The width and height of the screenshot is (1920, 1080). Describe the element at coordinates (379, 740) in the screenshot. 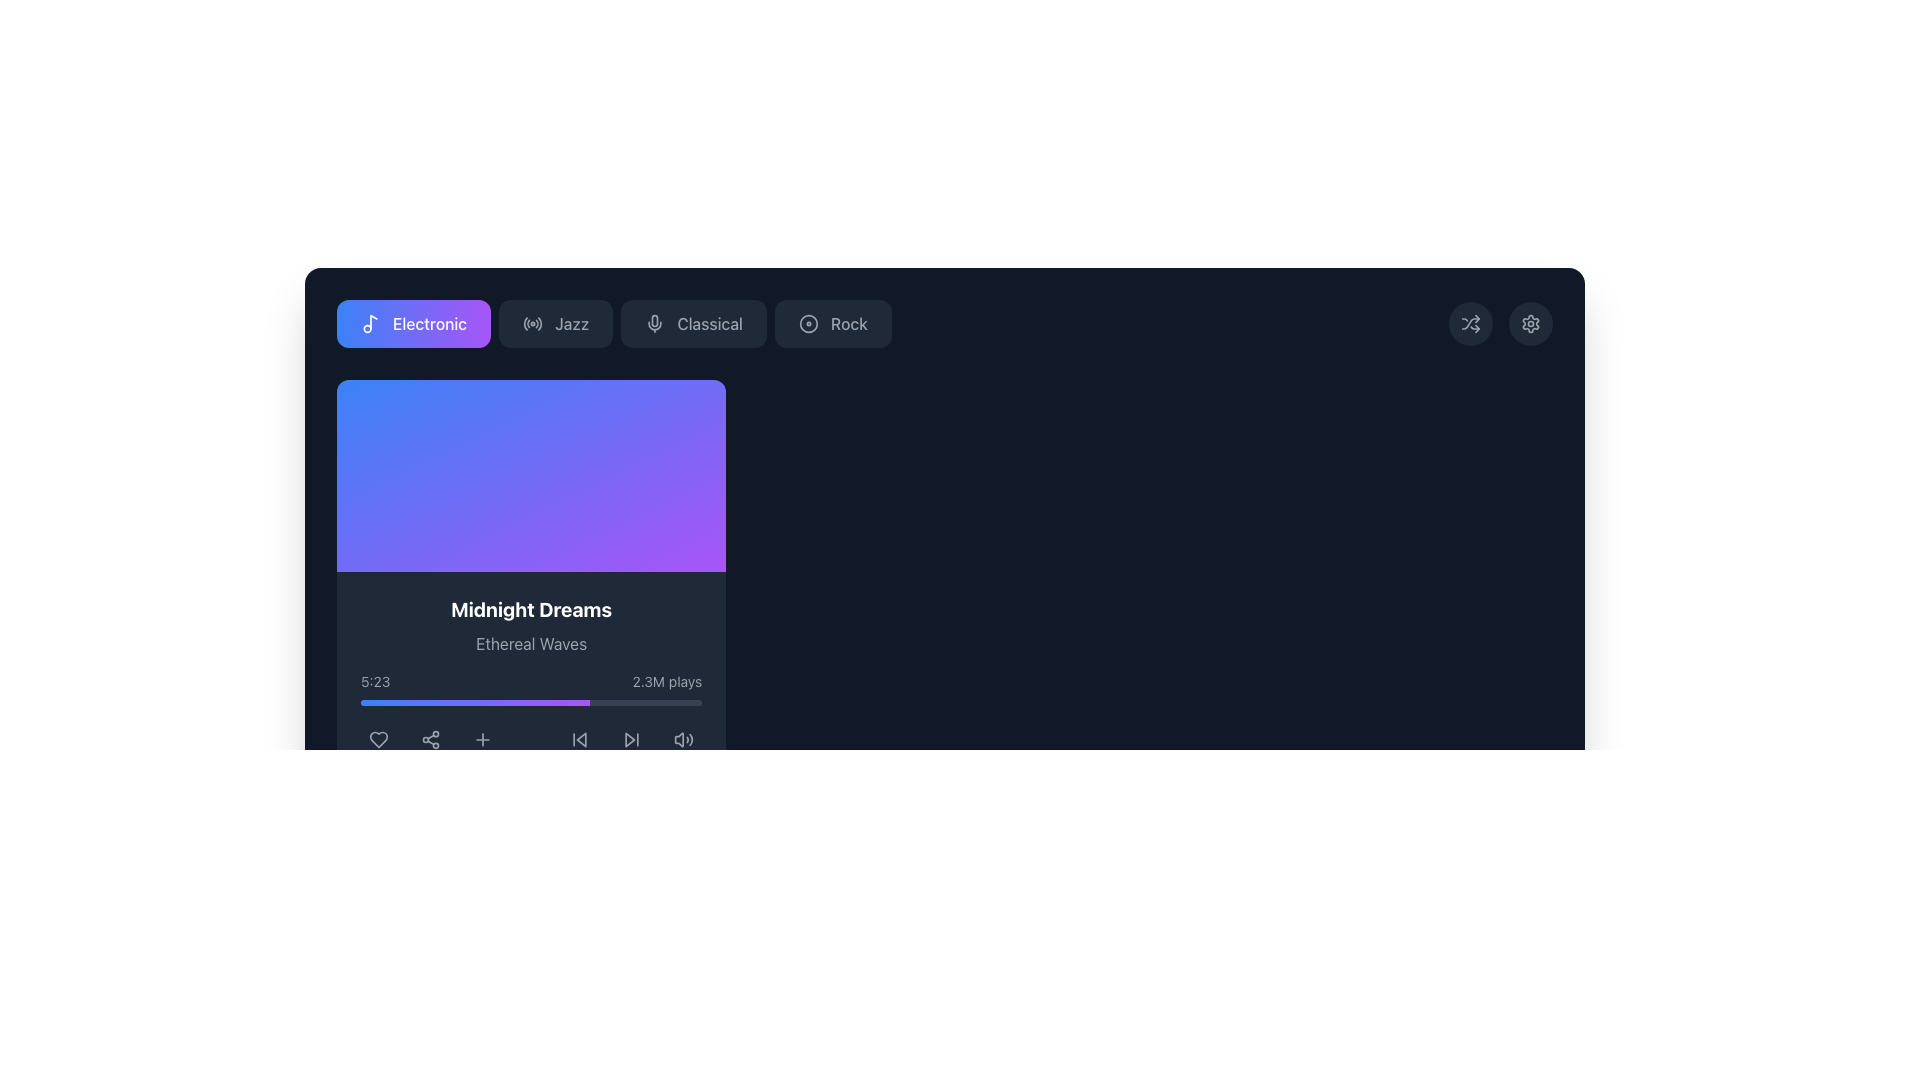

I see `the heart-shaped icon button with a gray outline located at the bottom-left of the music player interface to change its appearance` at that location.